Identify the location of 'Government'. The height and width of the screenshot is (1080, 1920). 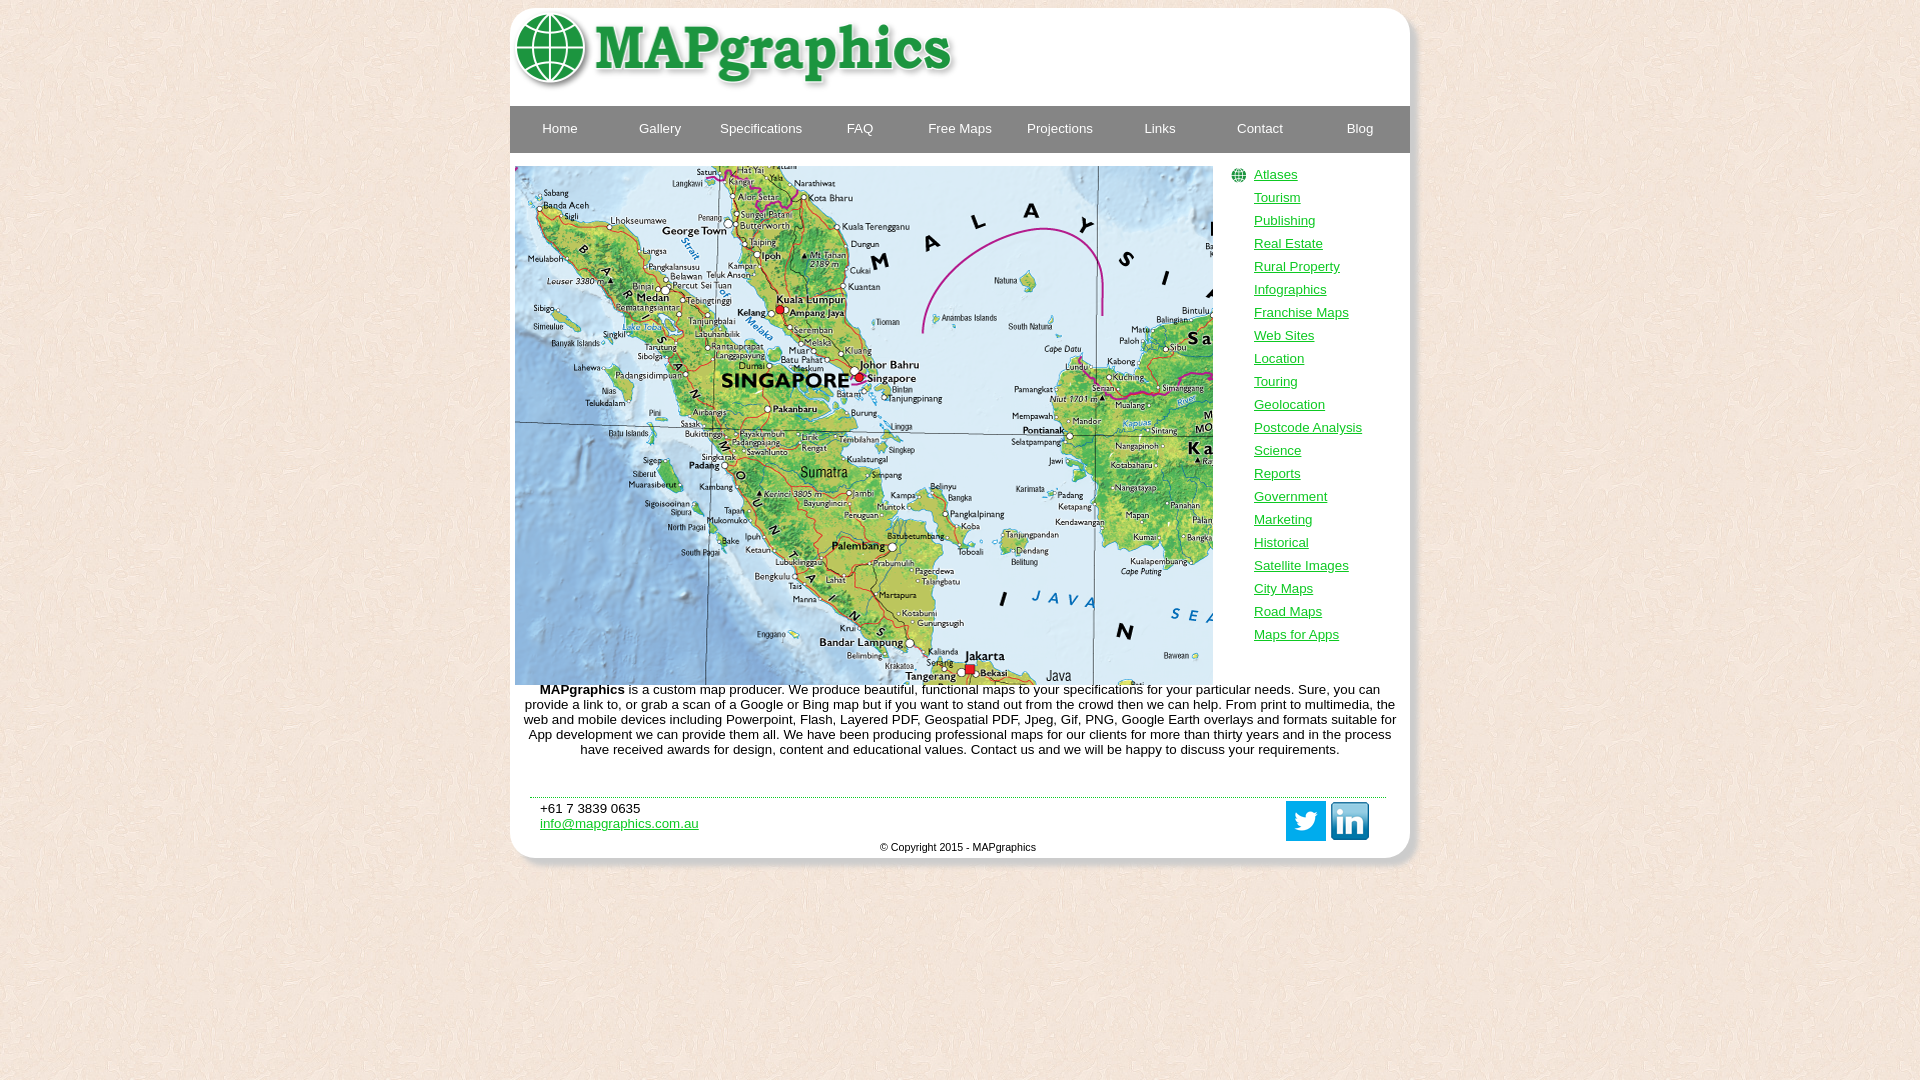
(1290, 495).